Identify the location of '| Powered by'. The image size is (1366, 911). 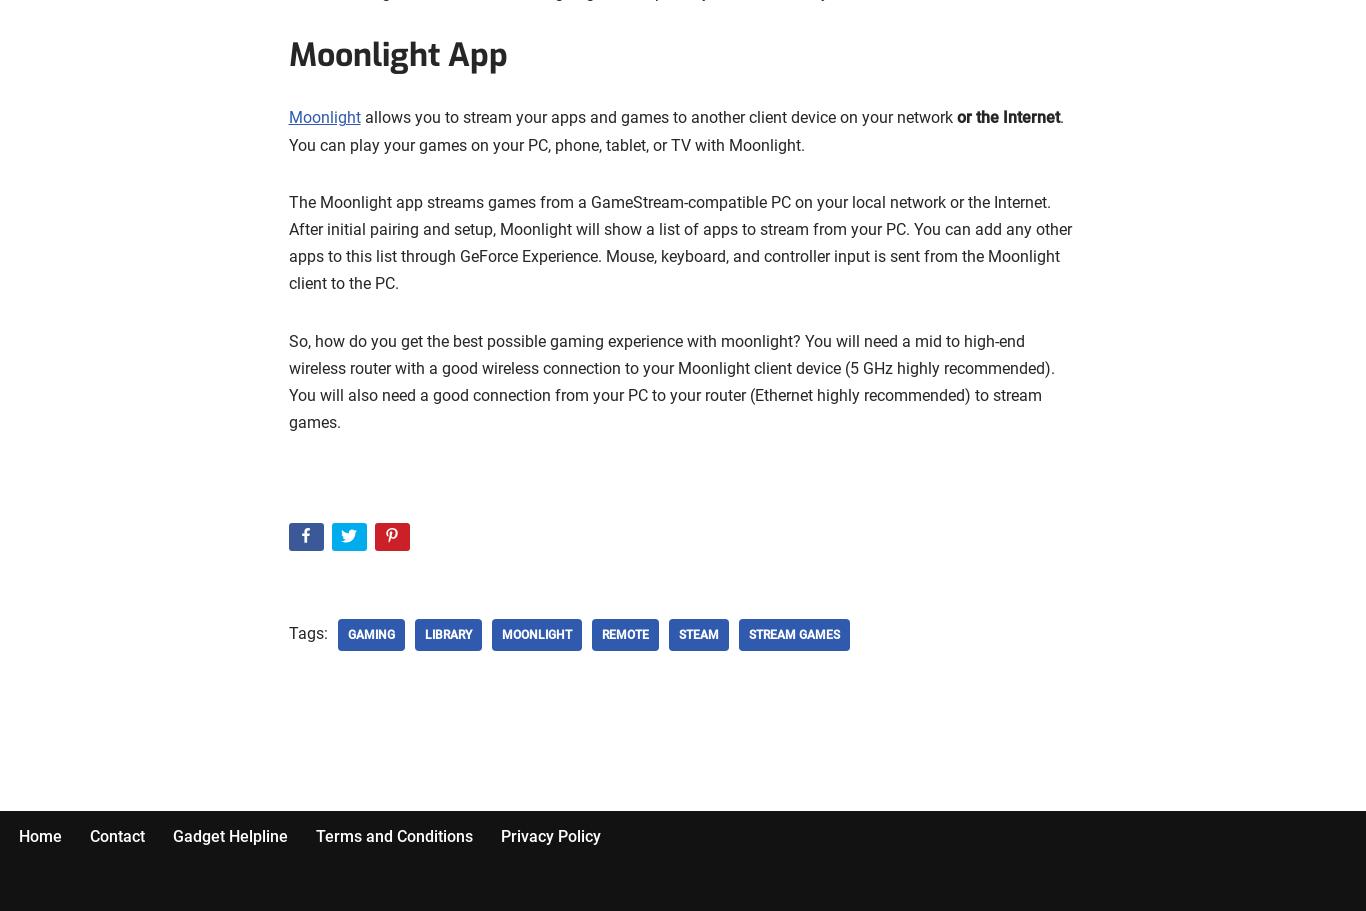
(99, 885).